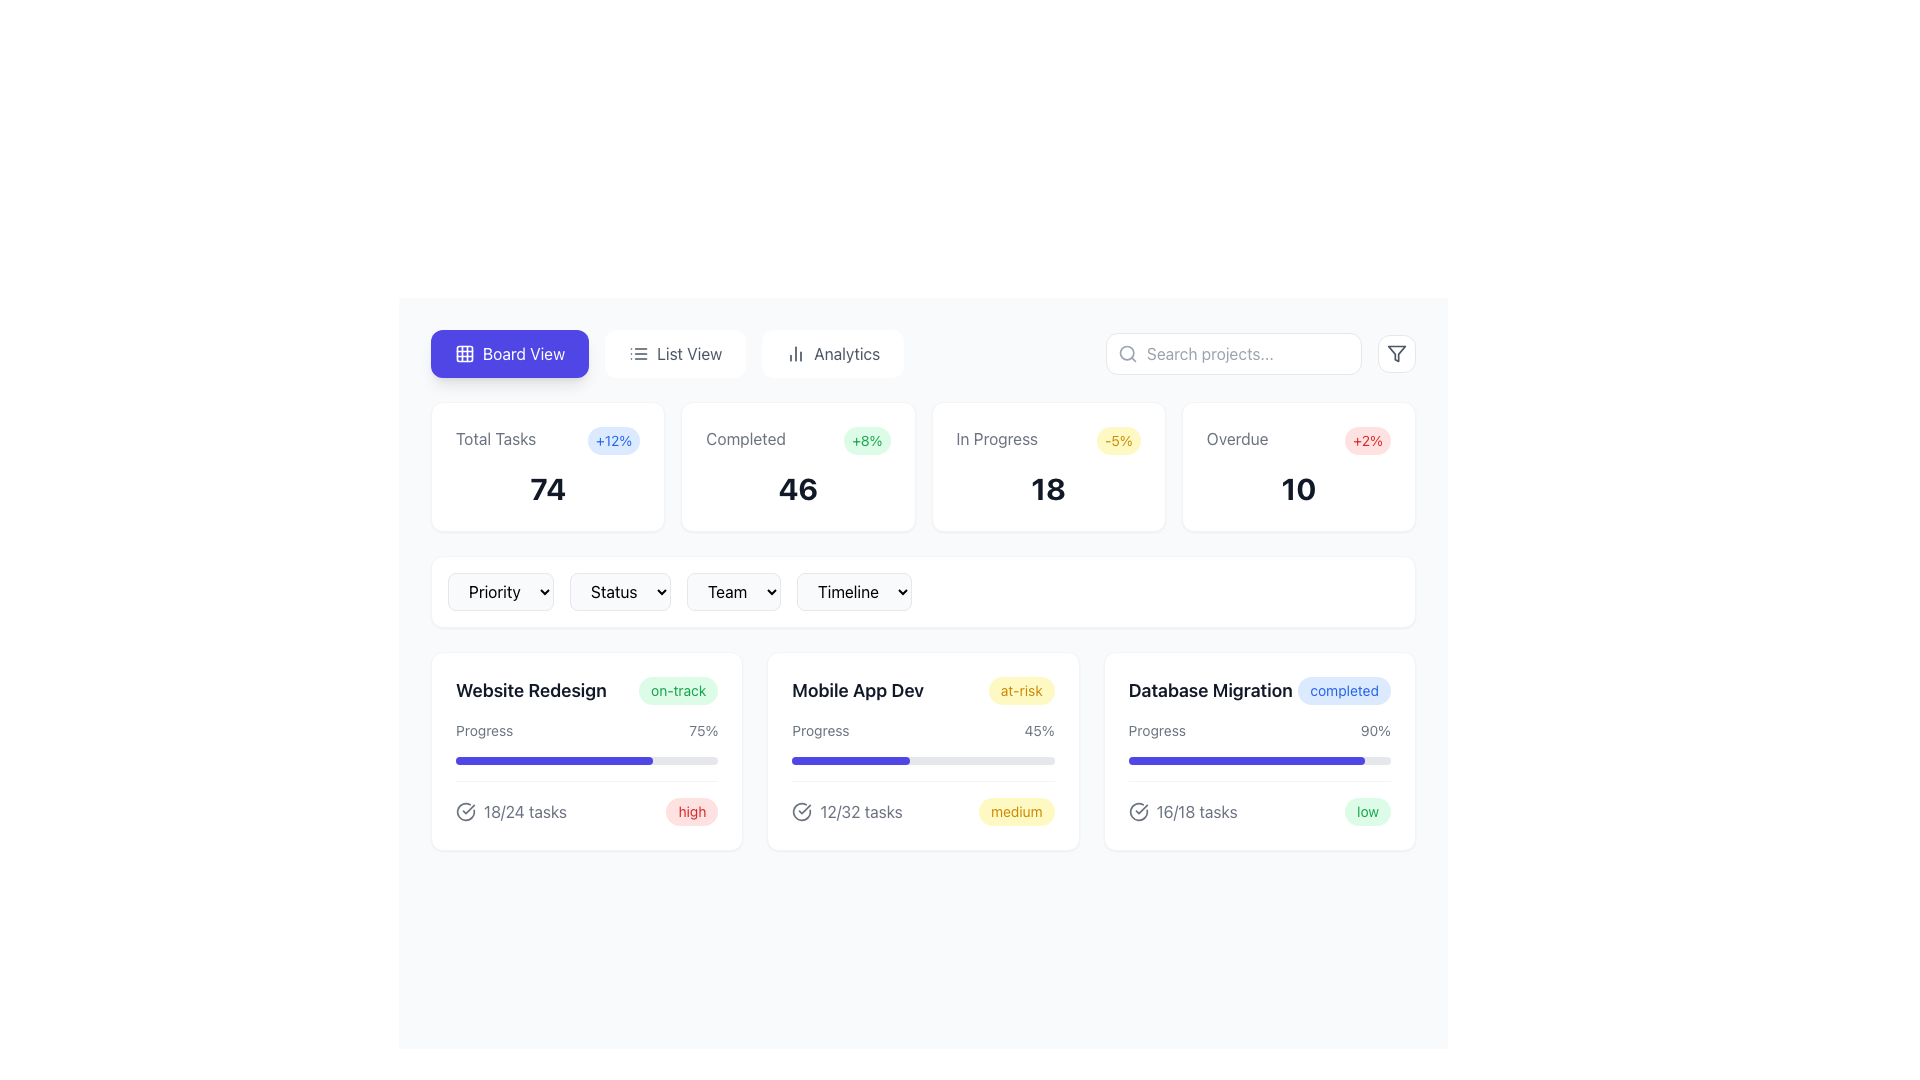 Image resolution: width=1920 pixels, height=1080 pixels. Describe the element at coordinates (1258, 760) in the screenshot. I see `the visual progress represented by the horizontal progress bar located in the 'Database Migration' section, which indicates a completion of 90%` at that location.